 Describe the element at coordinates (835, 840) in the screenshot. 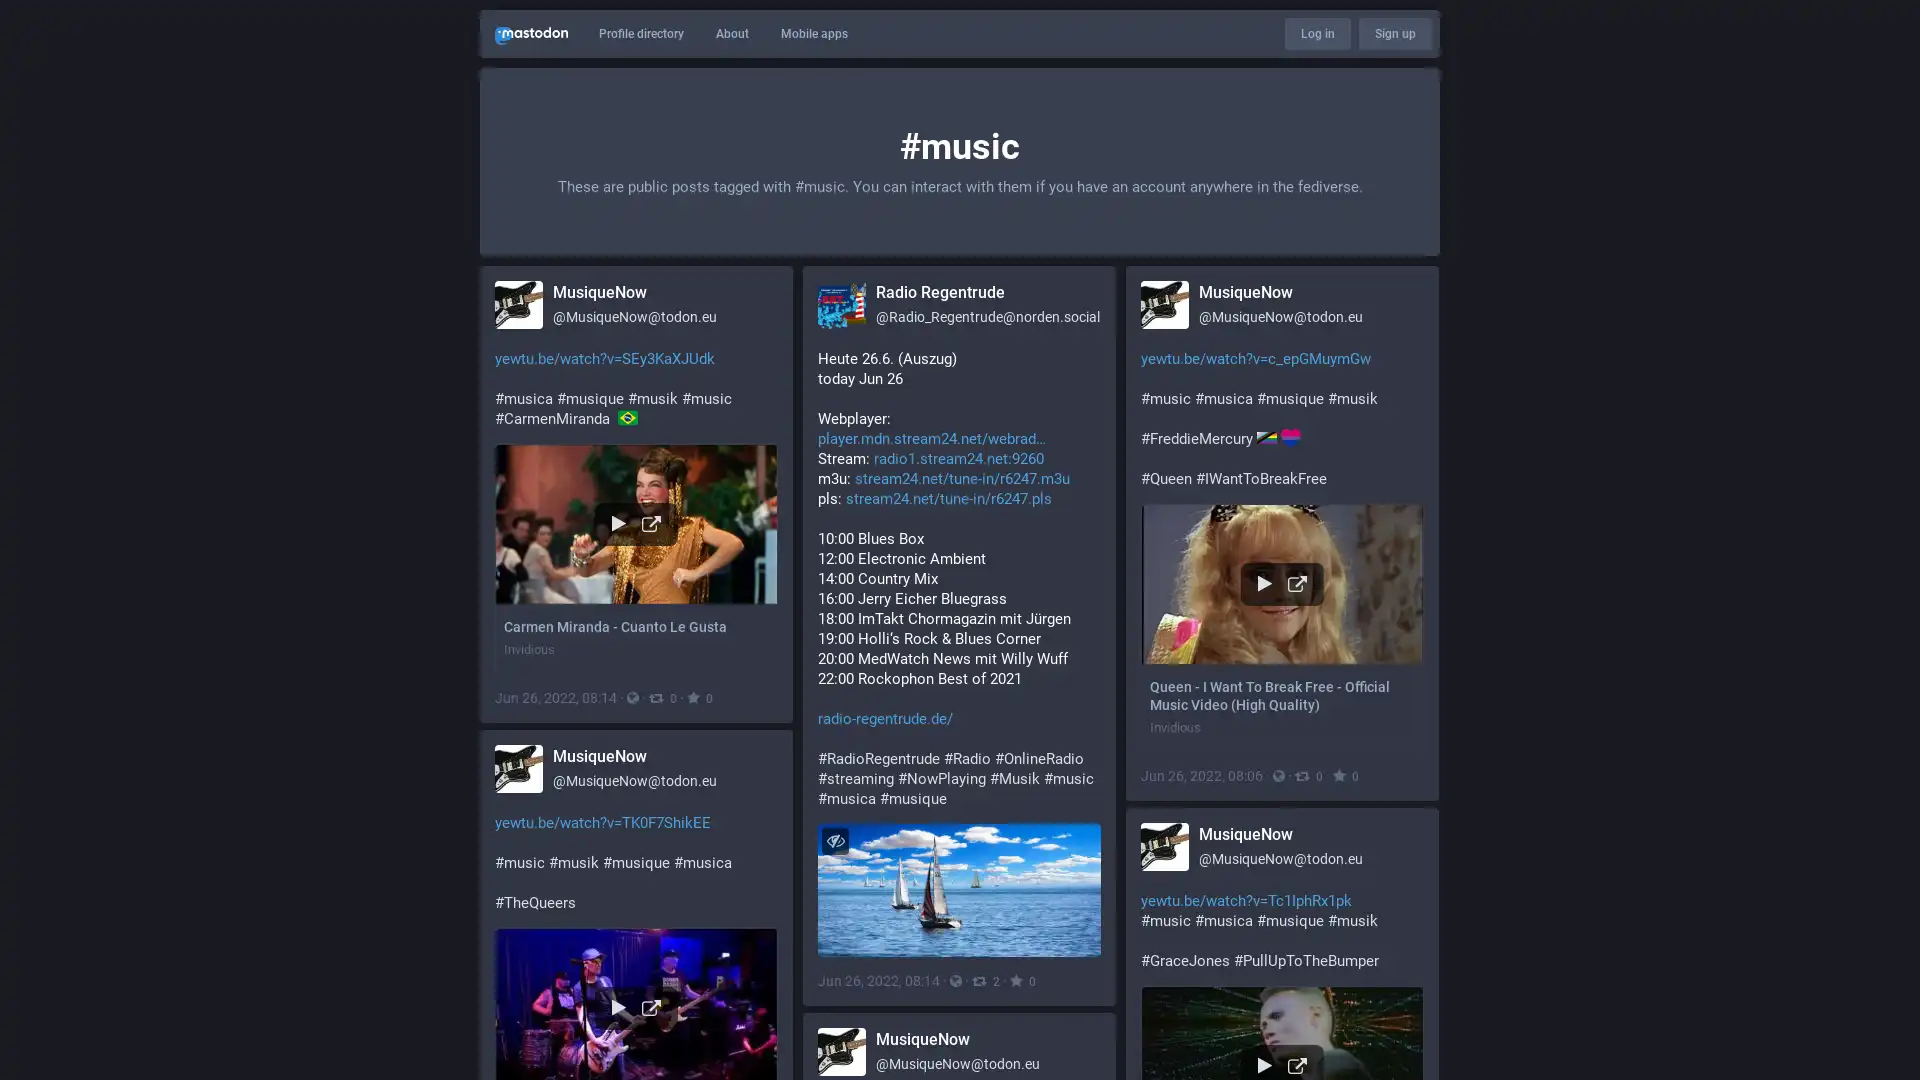

I see `Hide image` at that location.